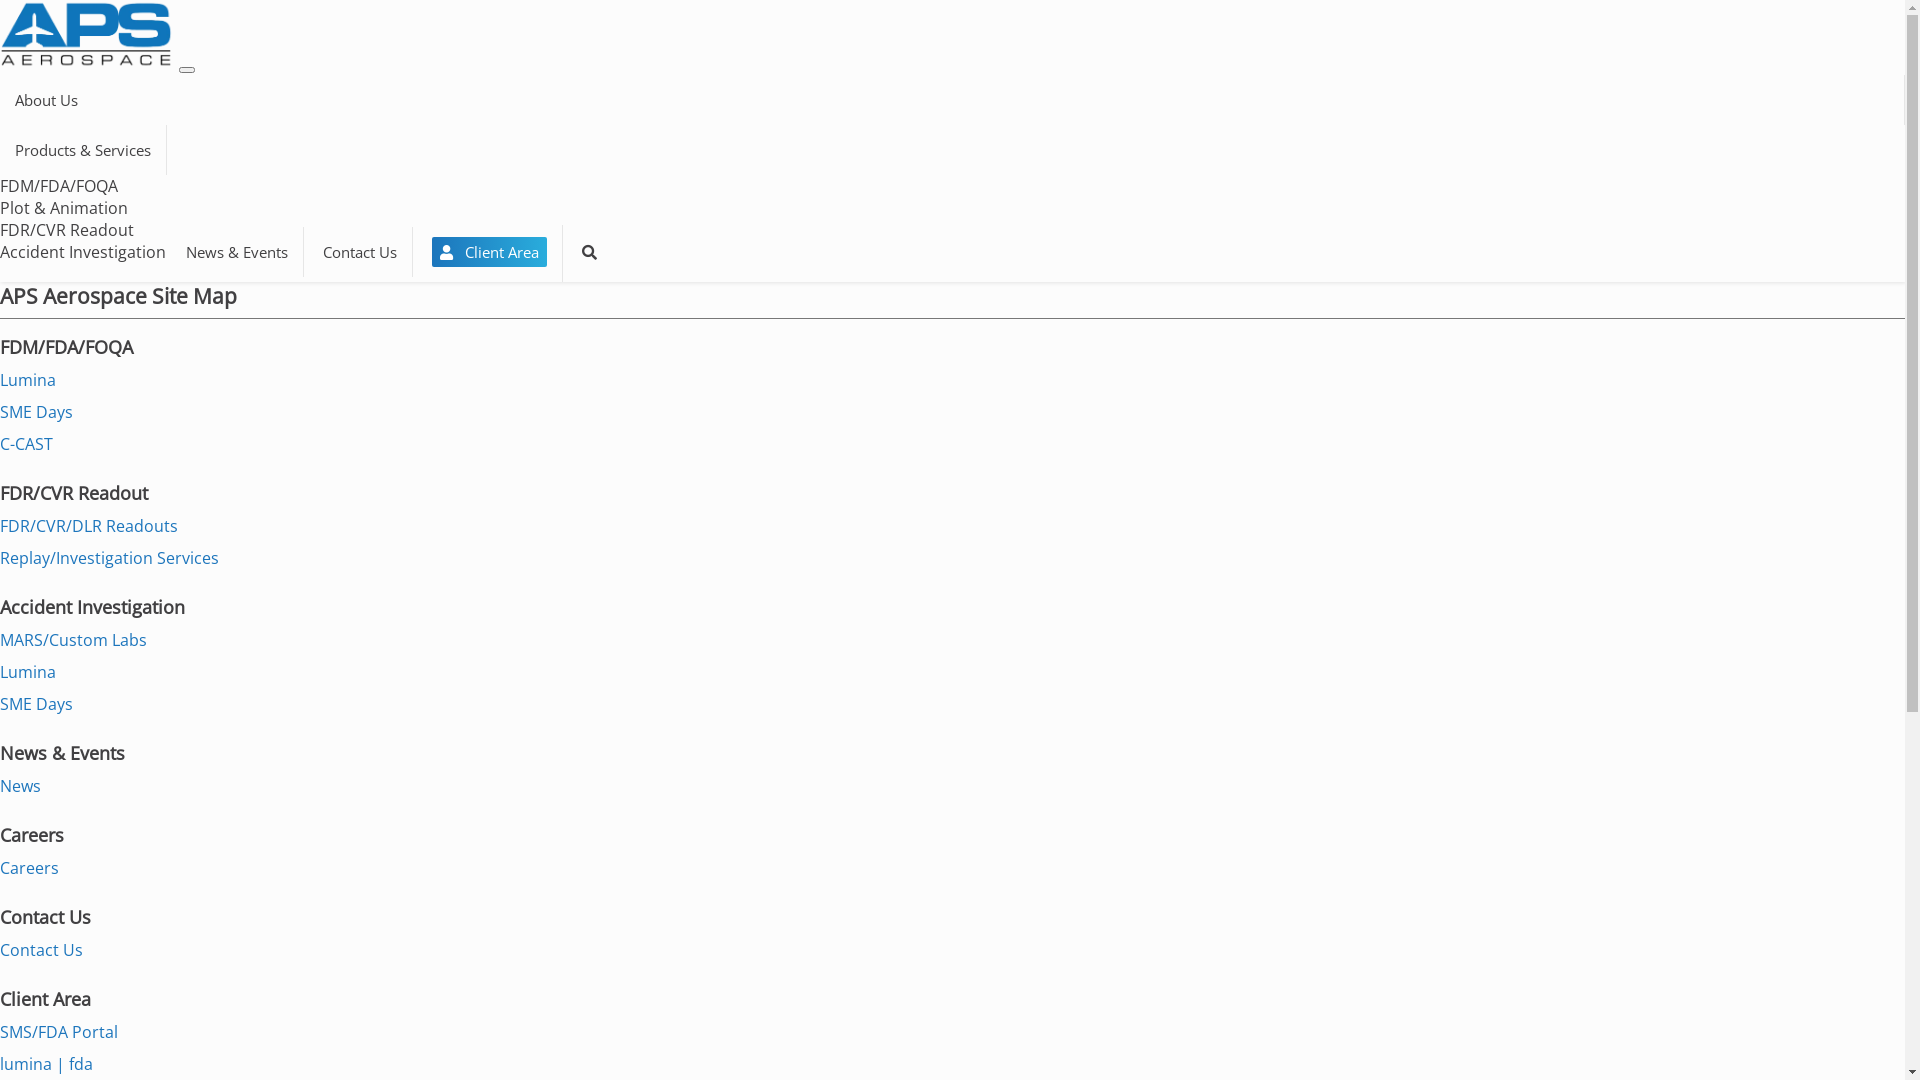 The height and width of the screenshot is (1080, 1920). Describe the element at coordinates (46, 1063) in the screenshot. I see `'lumina | fda'` at that location.